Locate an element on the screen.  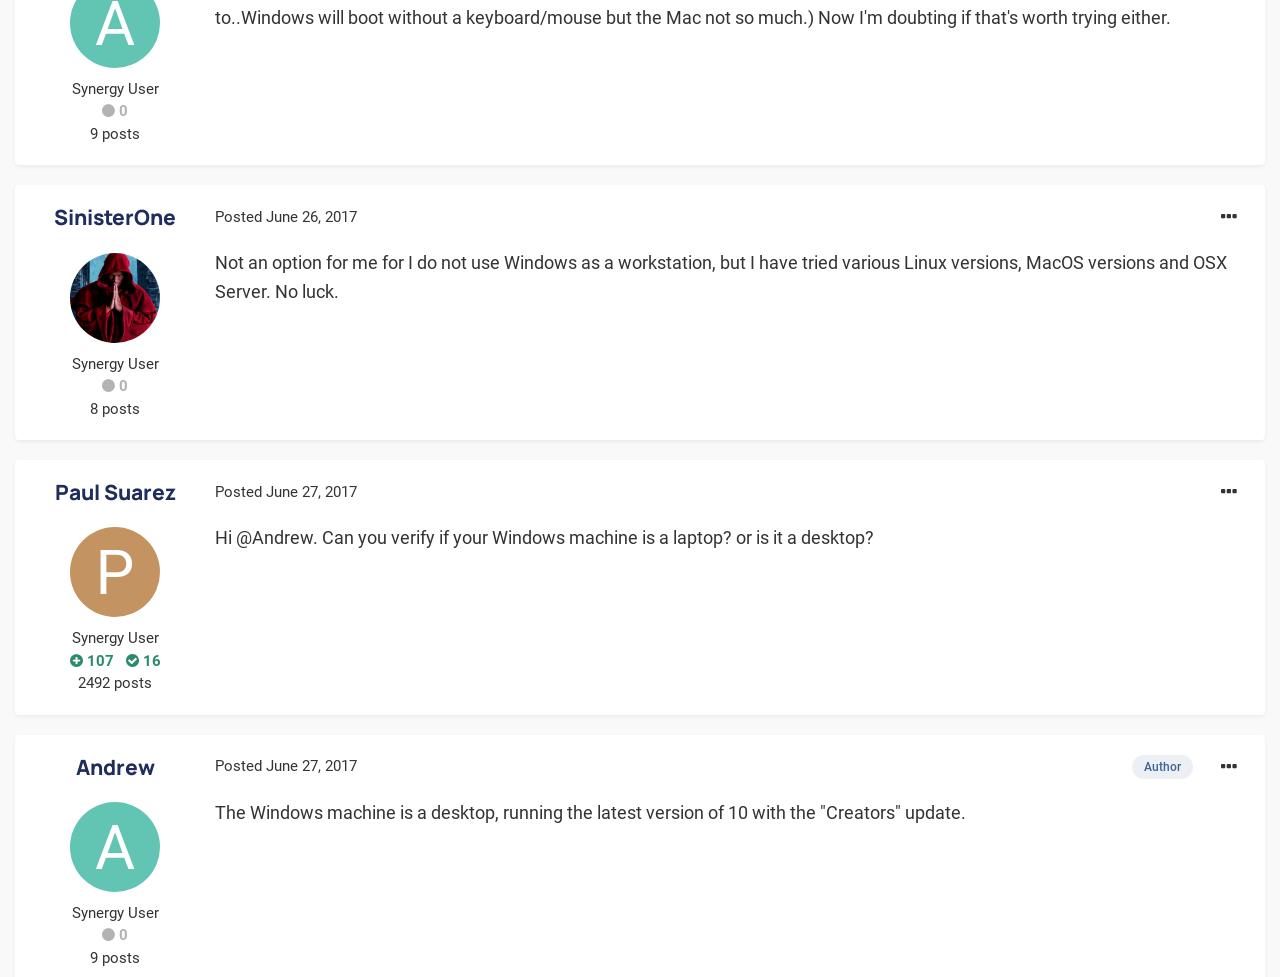
'Author' is located at coordinates (1162, 765).